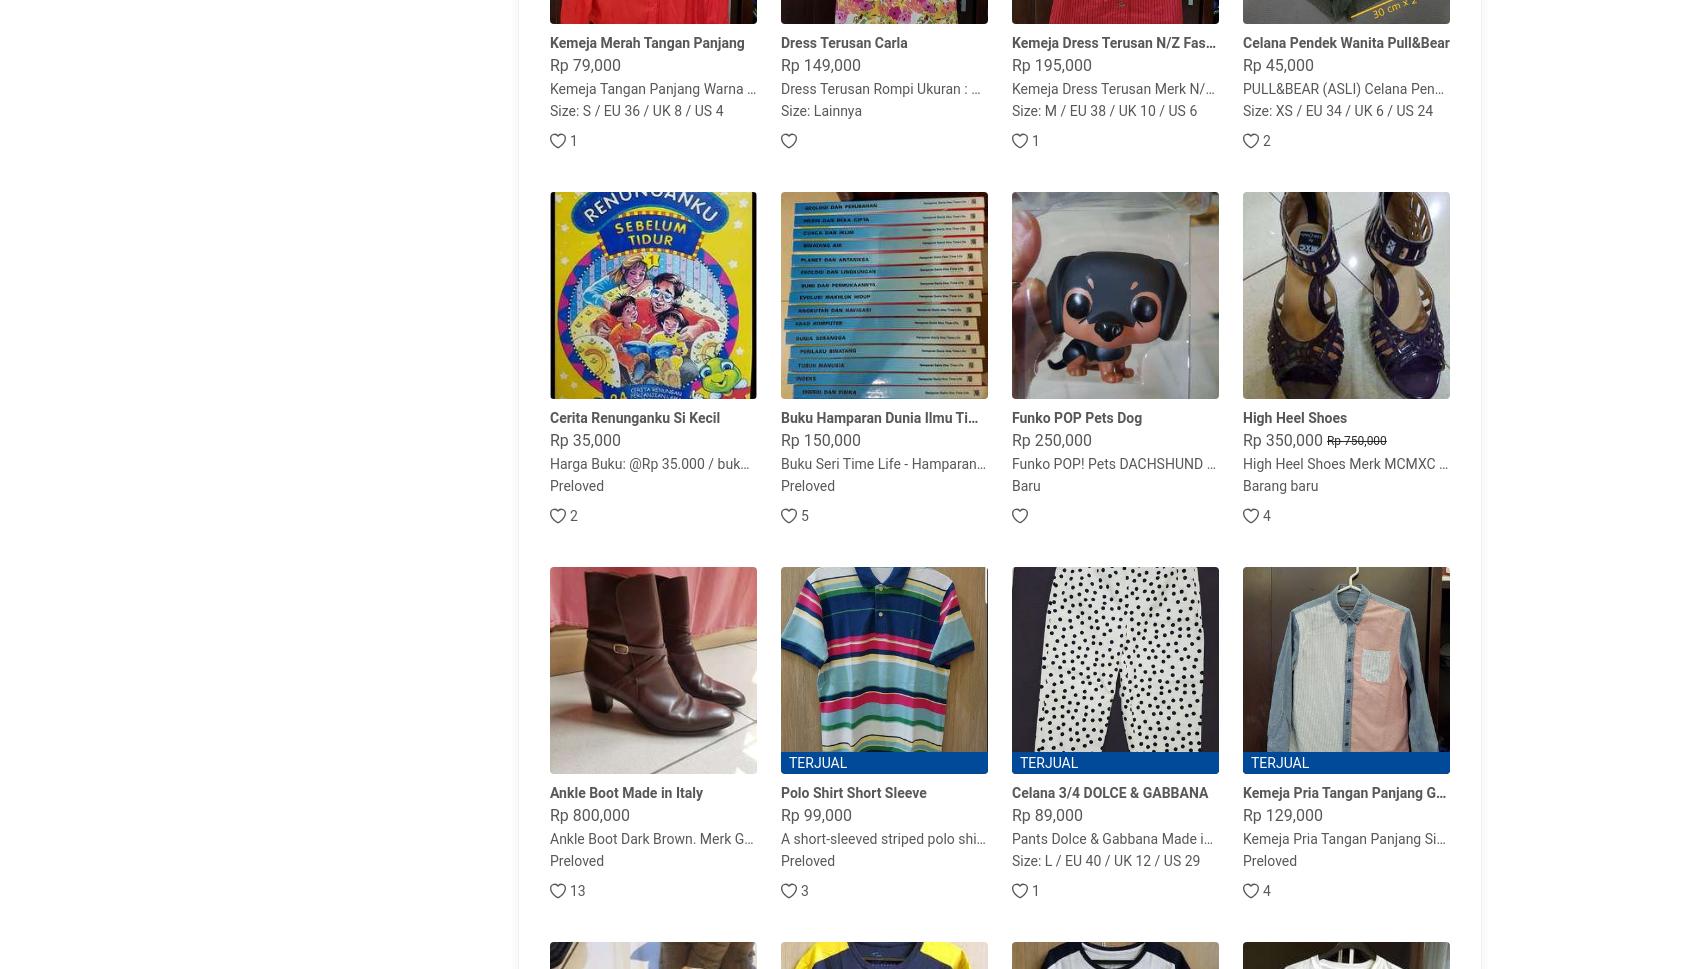  I want to click on 'Funko POP! Pets DACHSHUND #3 Kondisi Baru Only one stock', so click(1204, 463).